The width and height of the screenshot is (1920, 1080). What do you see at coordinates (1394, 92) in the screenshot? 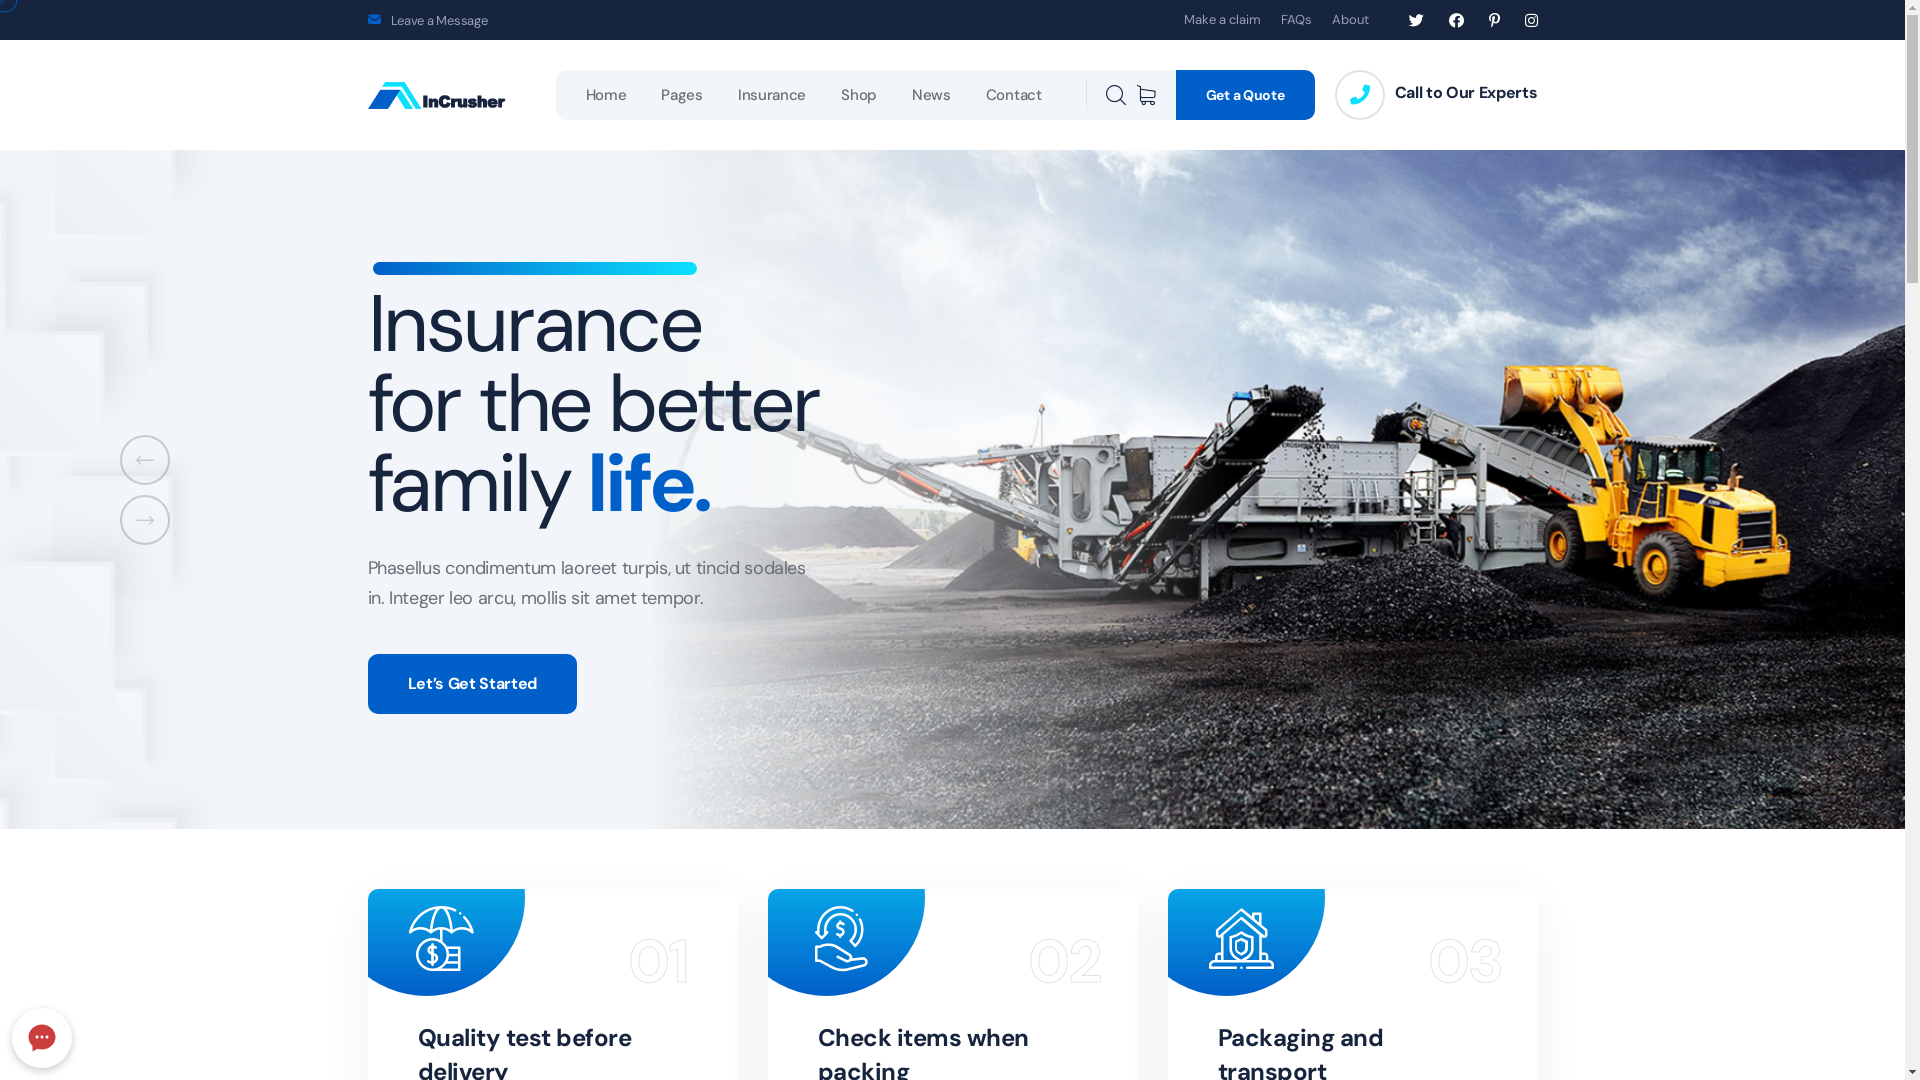
I see `'Call to Our Experts'` at bounding box center [1394, 92].